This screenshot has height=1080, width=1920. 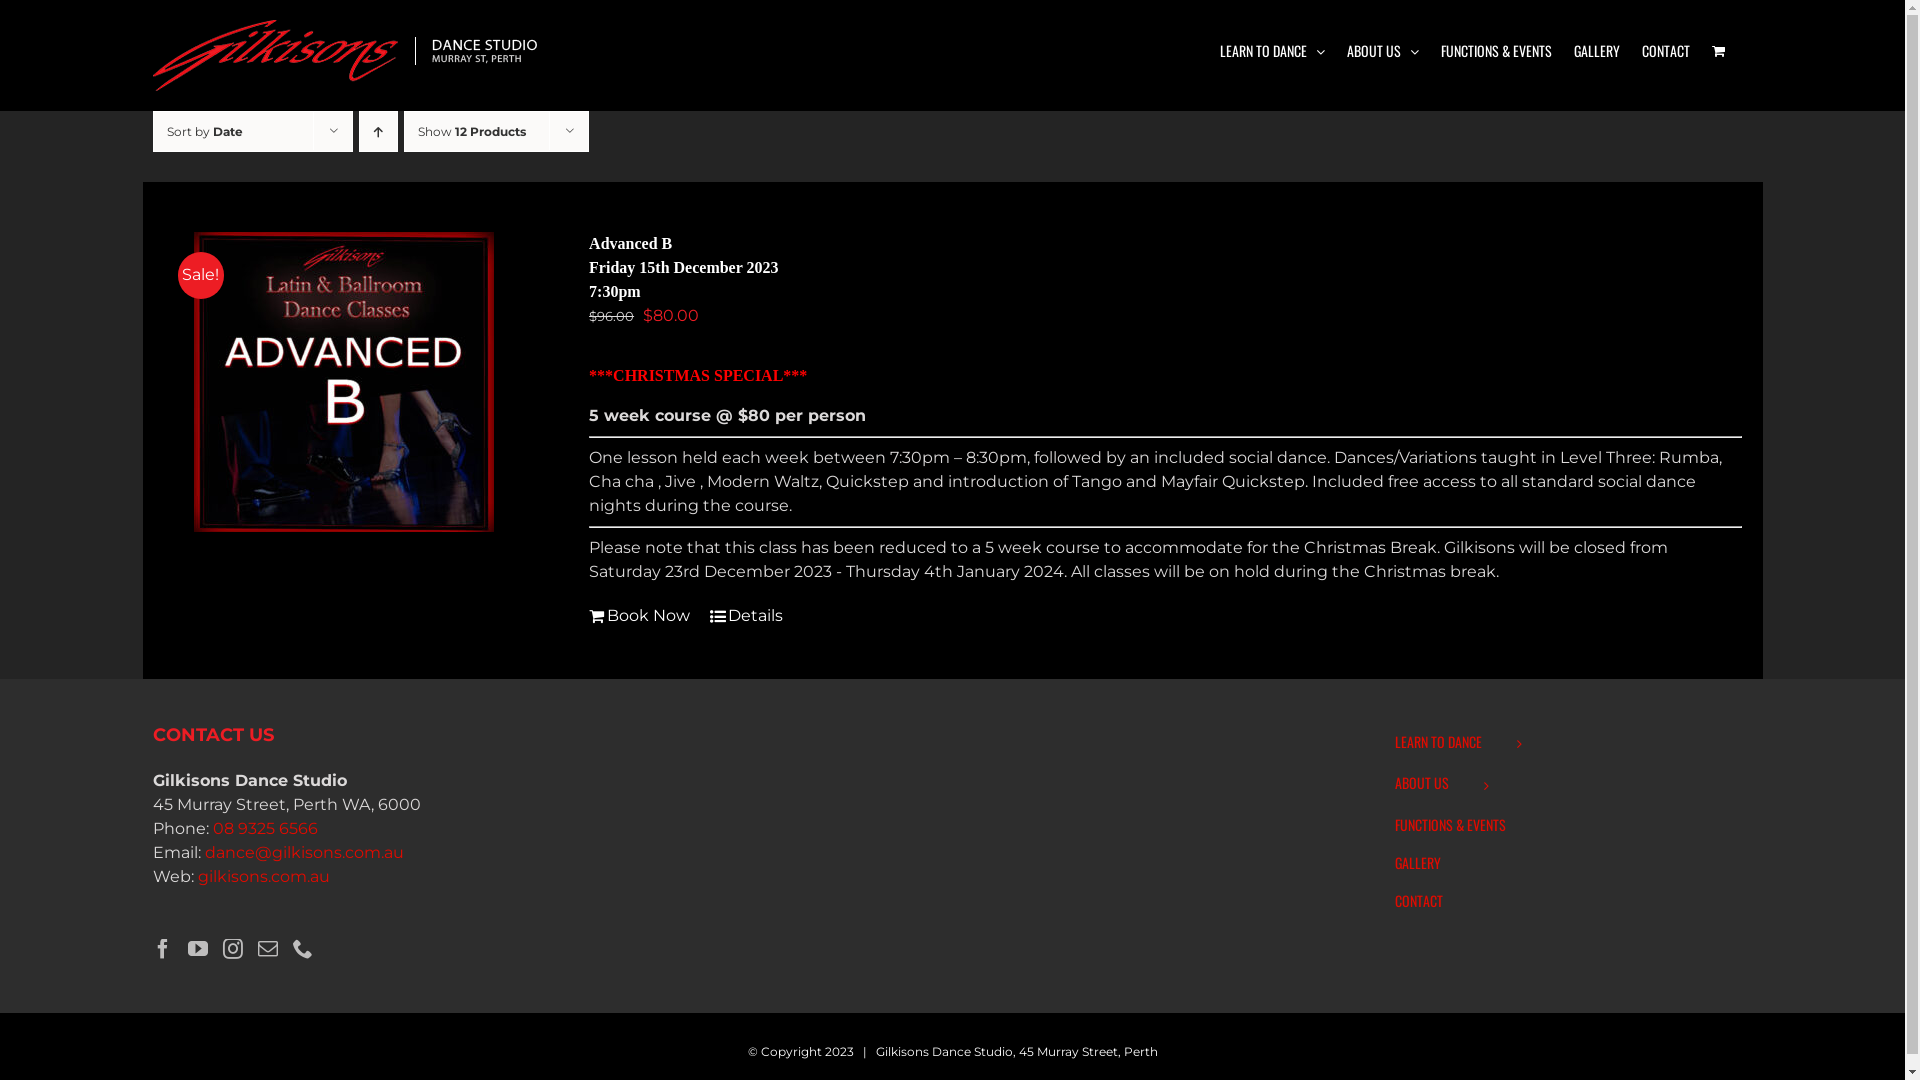 I want to click on 'gilkisons.com.au', so click(x=263, y=875).